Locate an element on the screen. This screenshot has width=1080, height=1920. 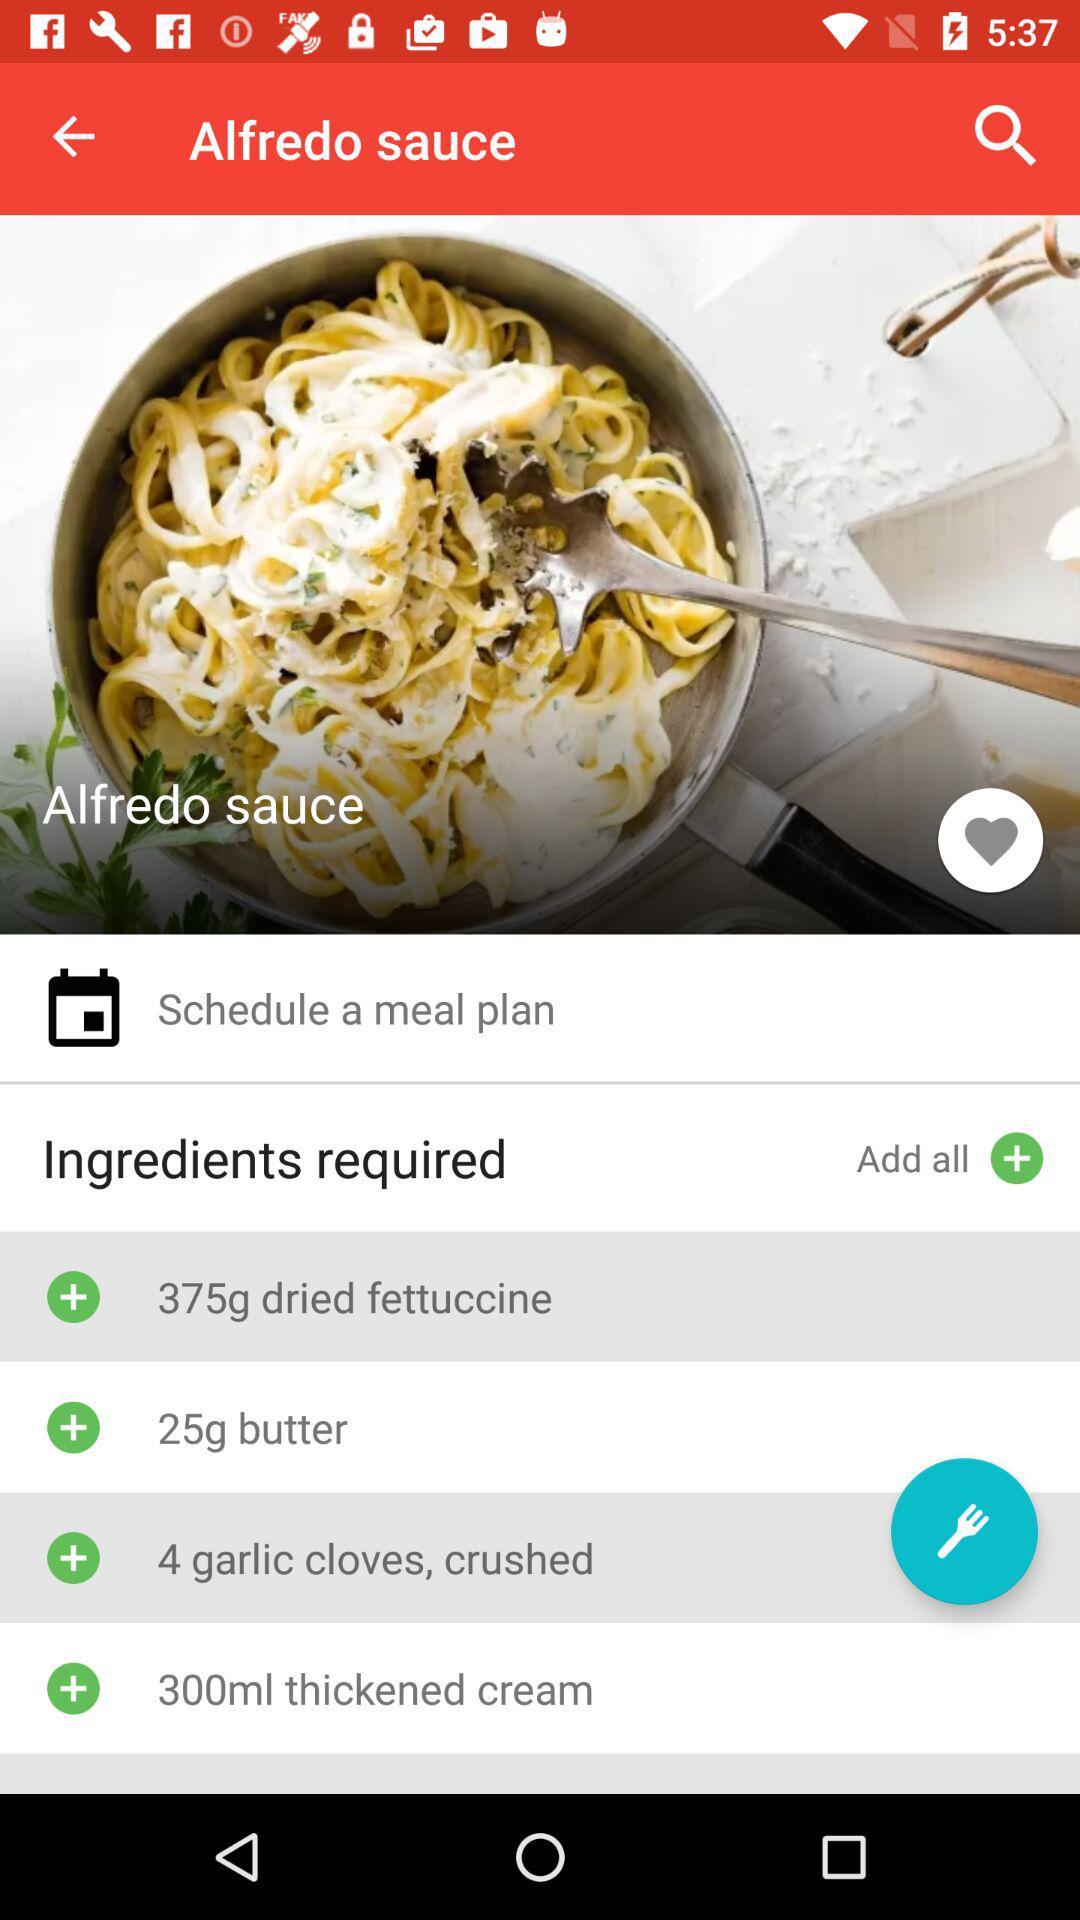
icon which is left to 4garlic covescrushed is located at coordinates (72, 1557).